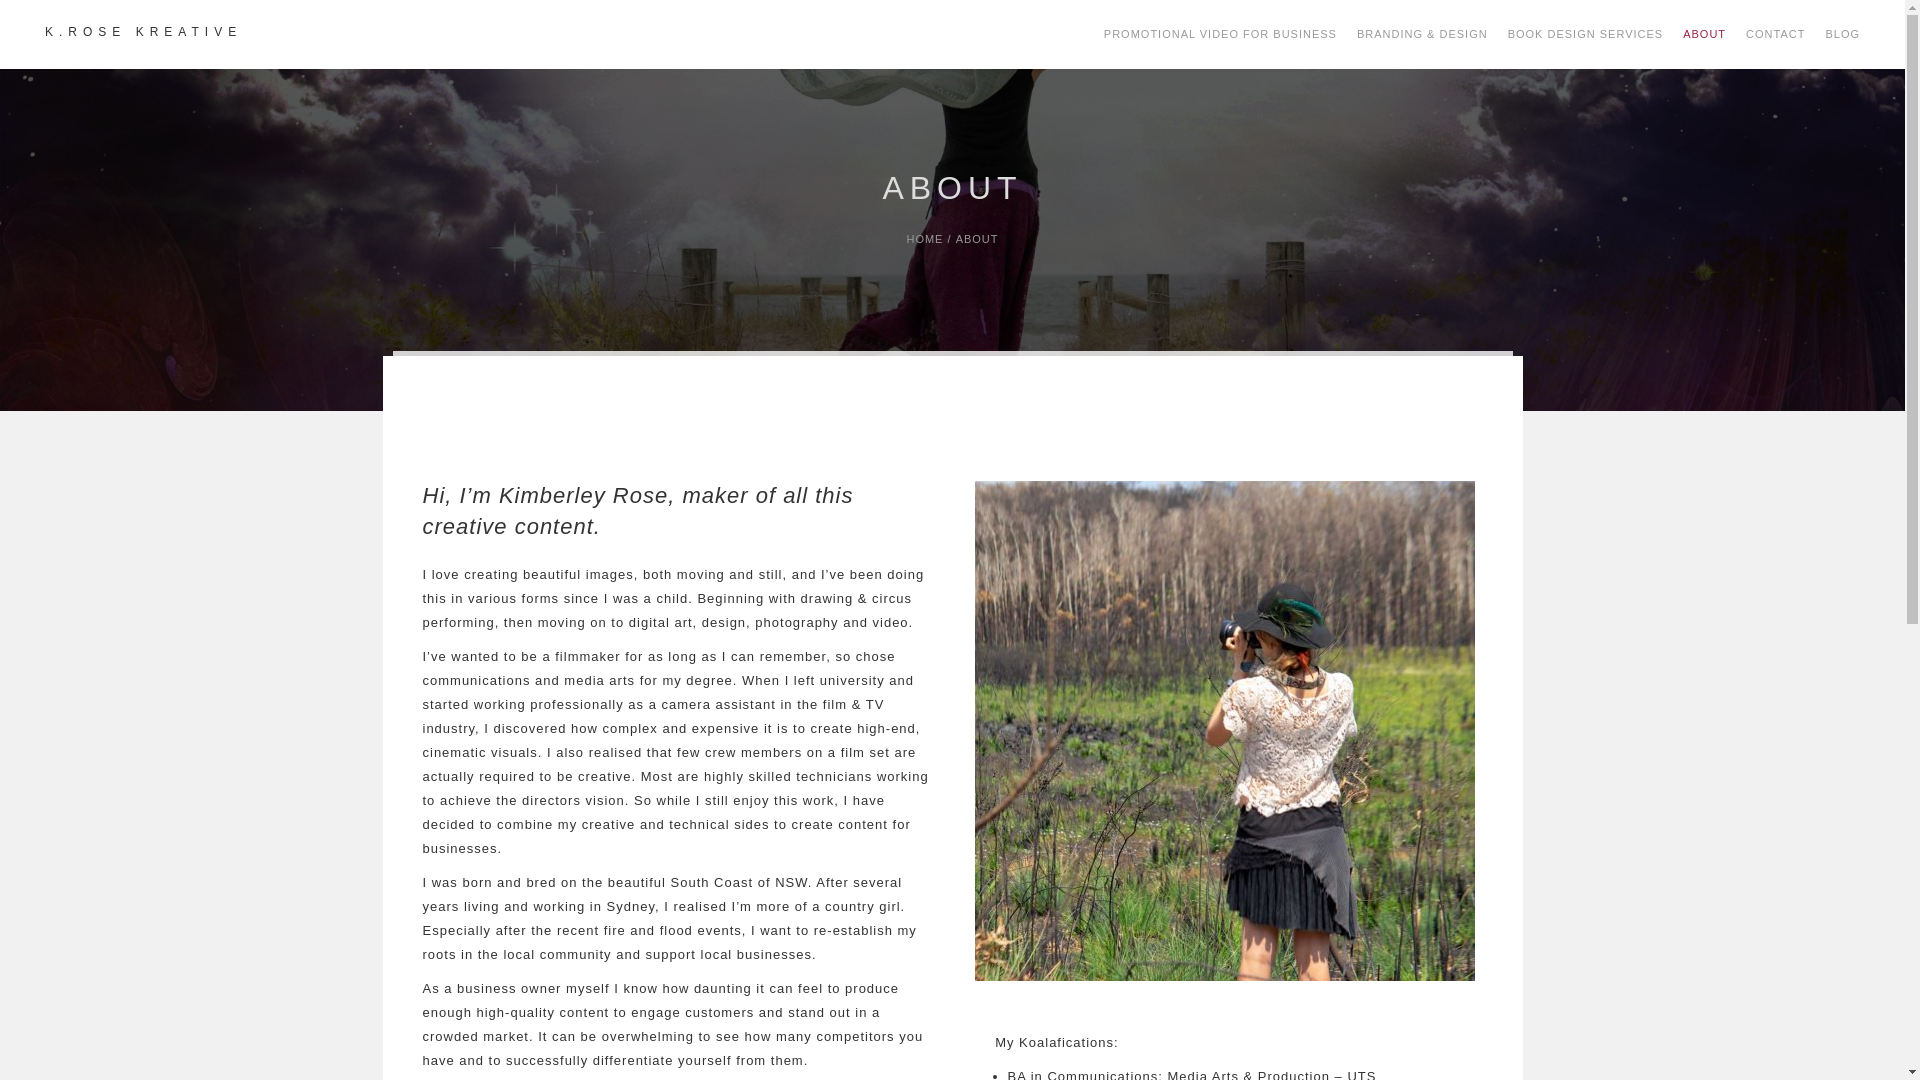  I want to click on 'Aboutmeimg', so click(1223, 731).